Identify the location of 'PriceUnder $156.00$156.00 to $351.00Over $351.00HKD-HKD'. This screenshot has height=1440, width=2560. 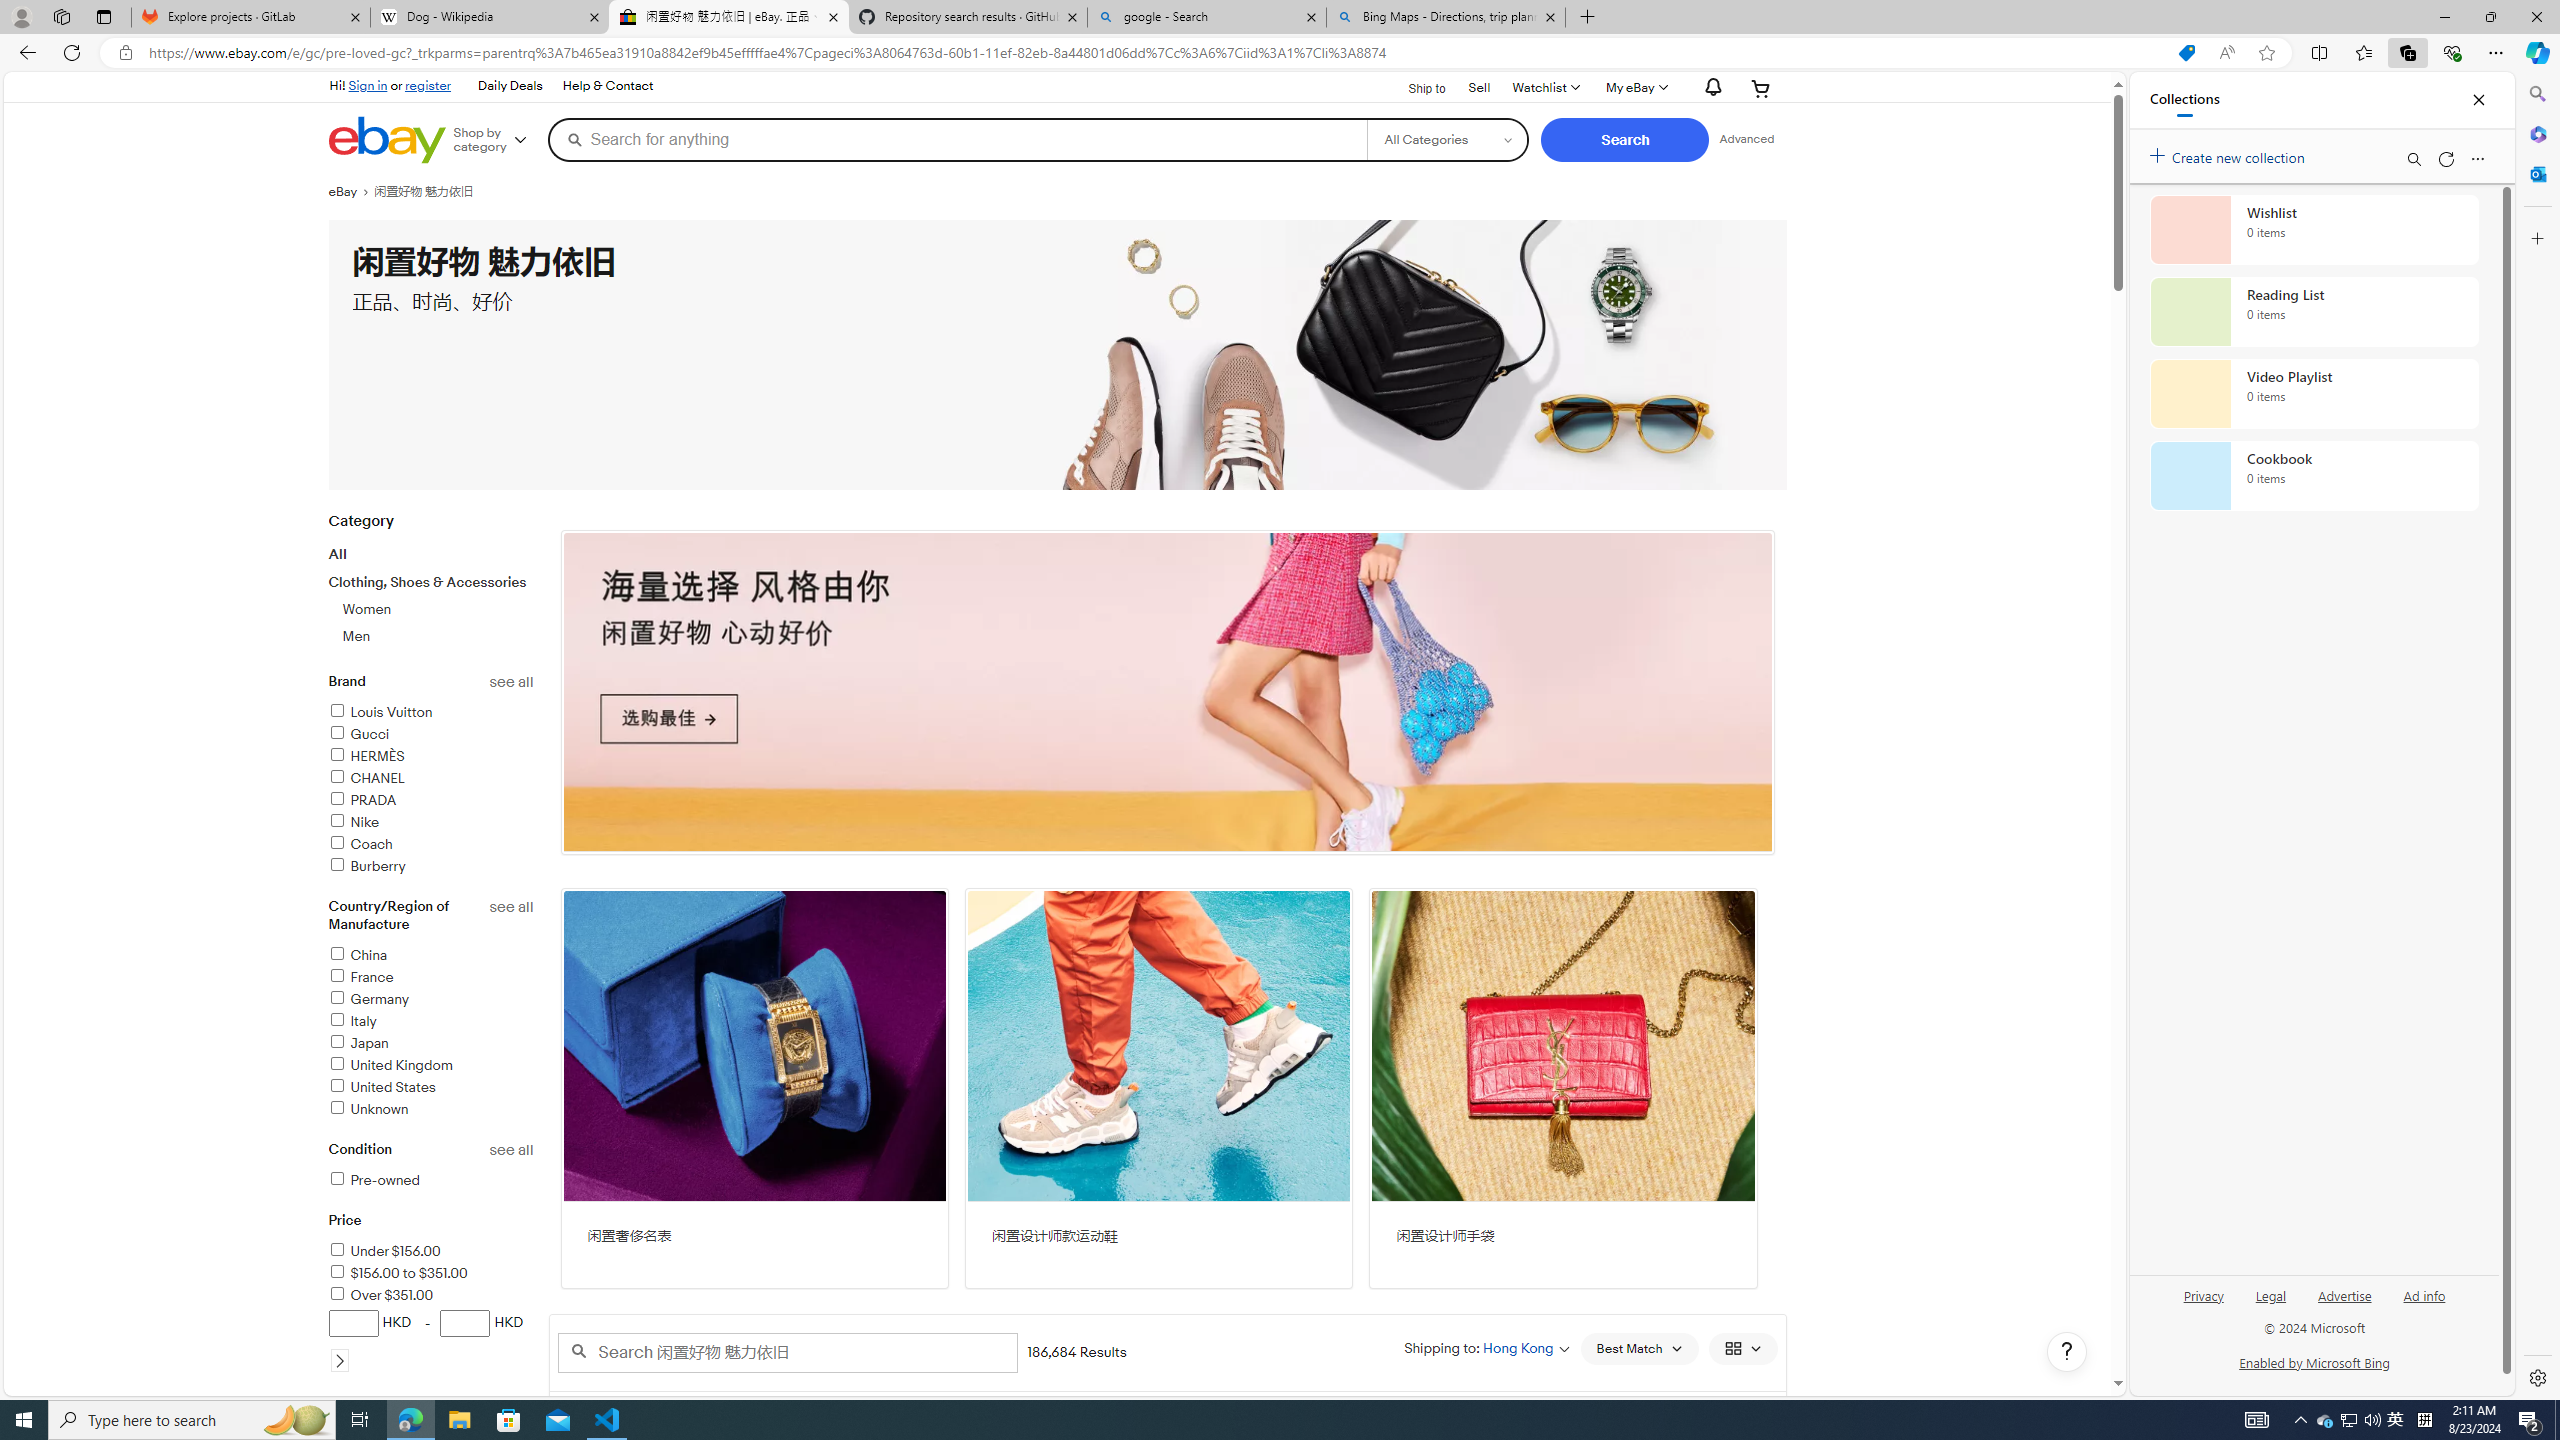
(431, 1302).